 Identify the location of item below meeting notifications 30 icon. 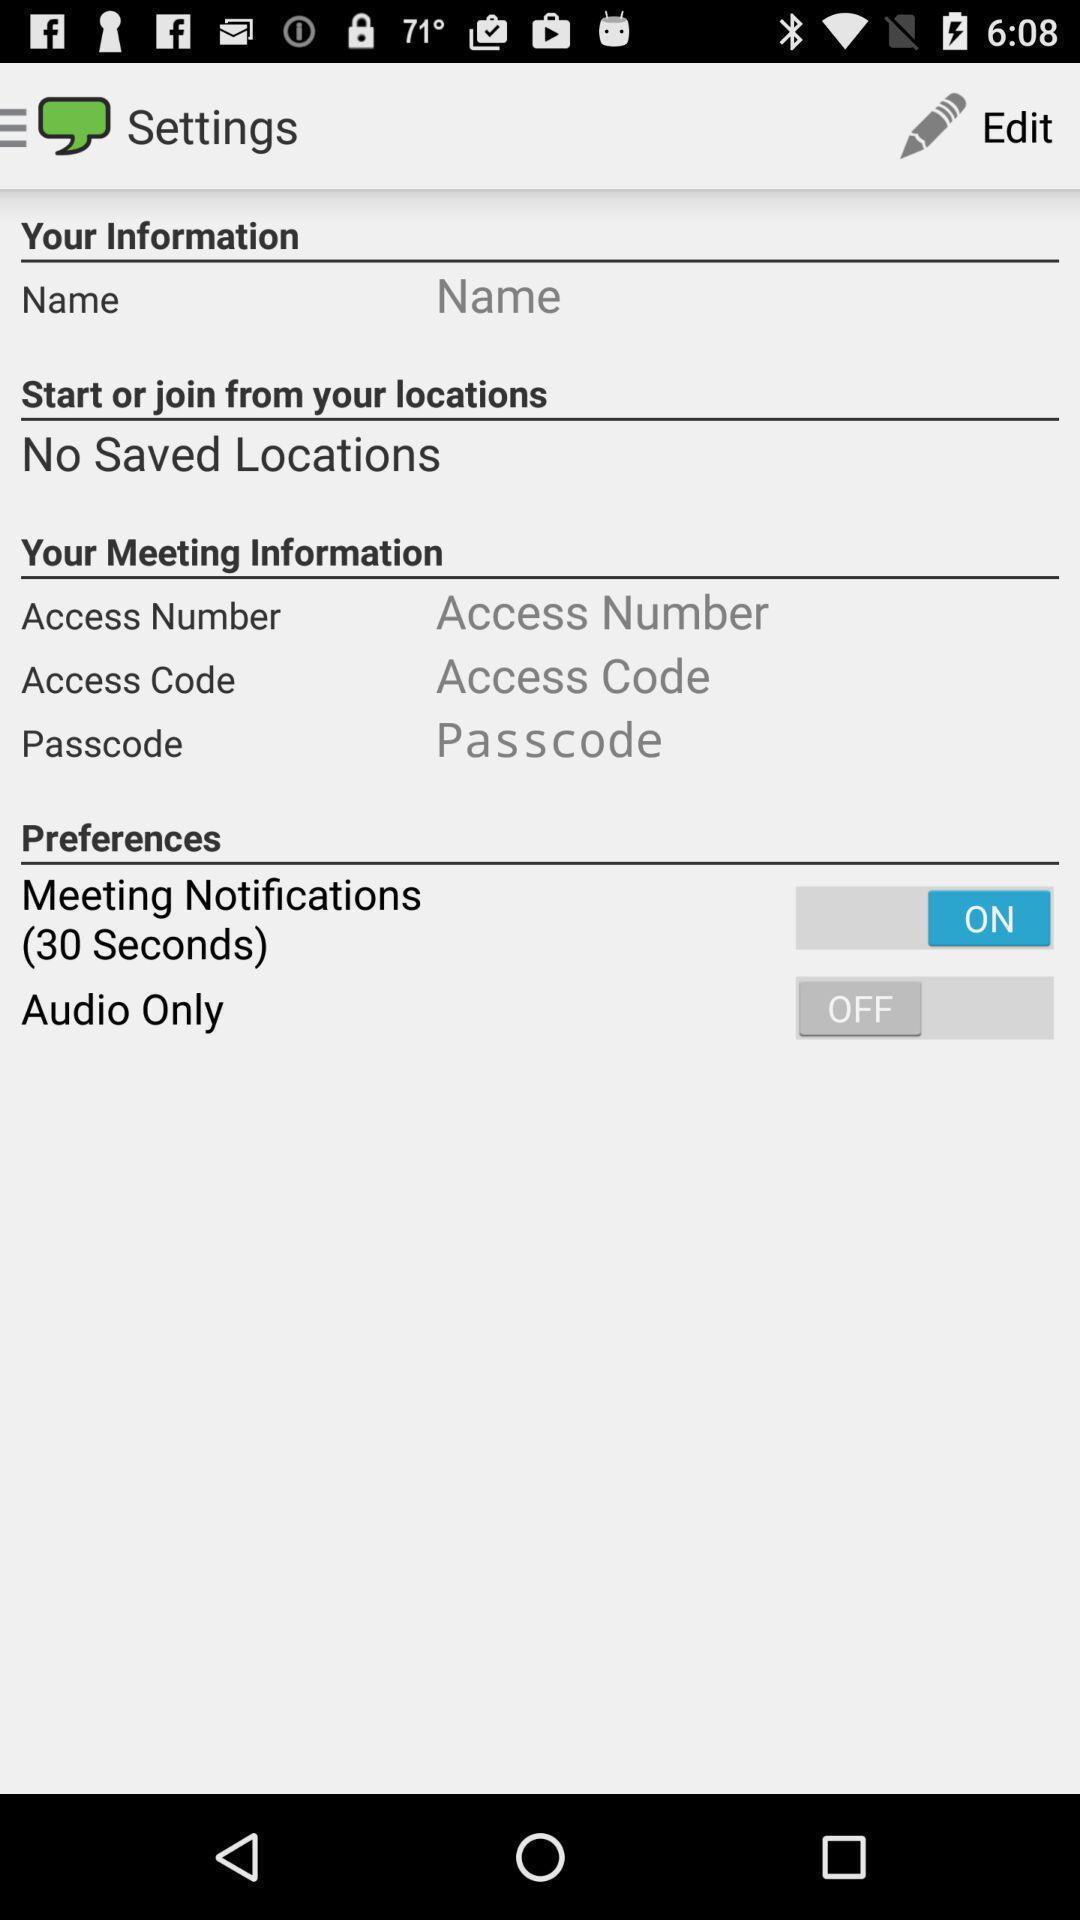
(540, 1008).